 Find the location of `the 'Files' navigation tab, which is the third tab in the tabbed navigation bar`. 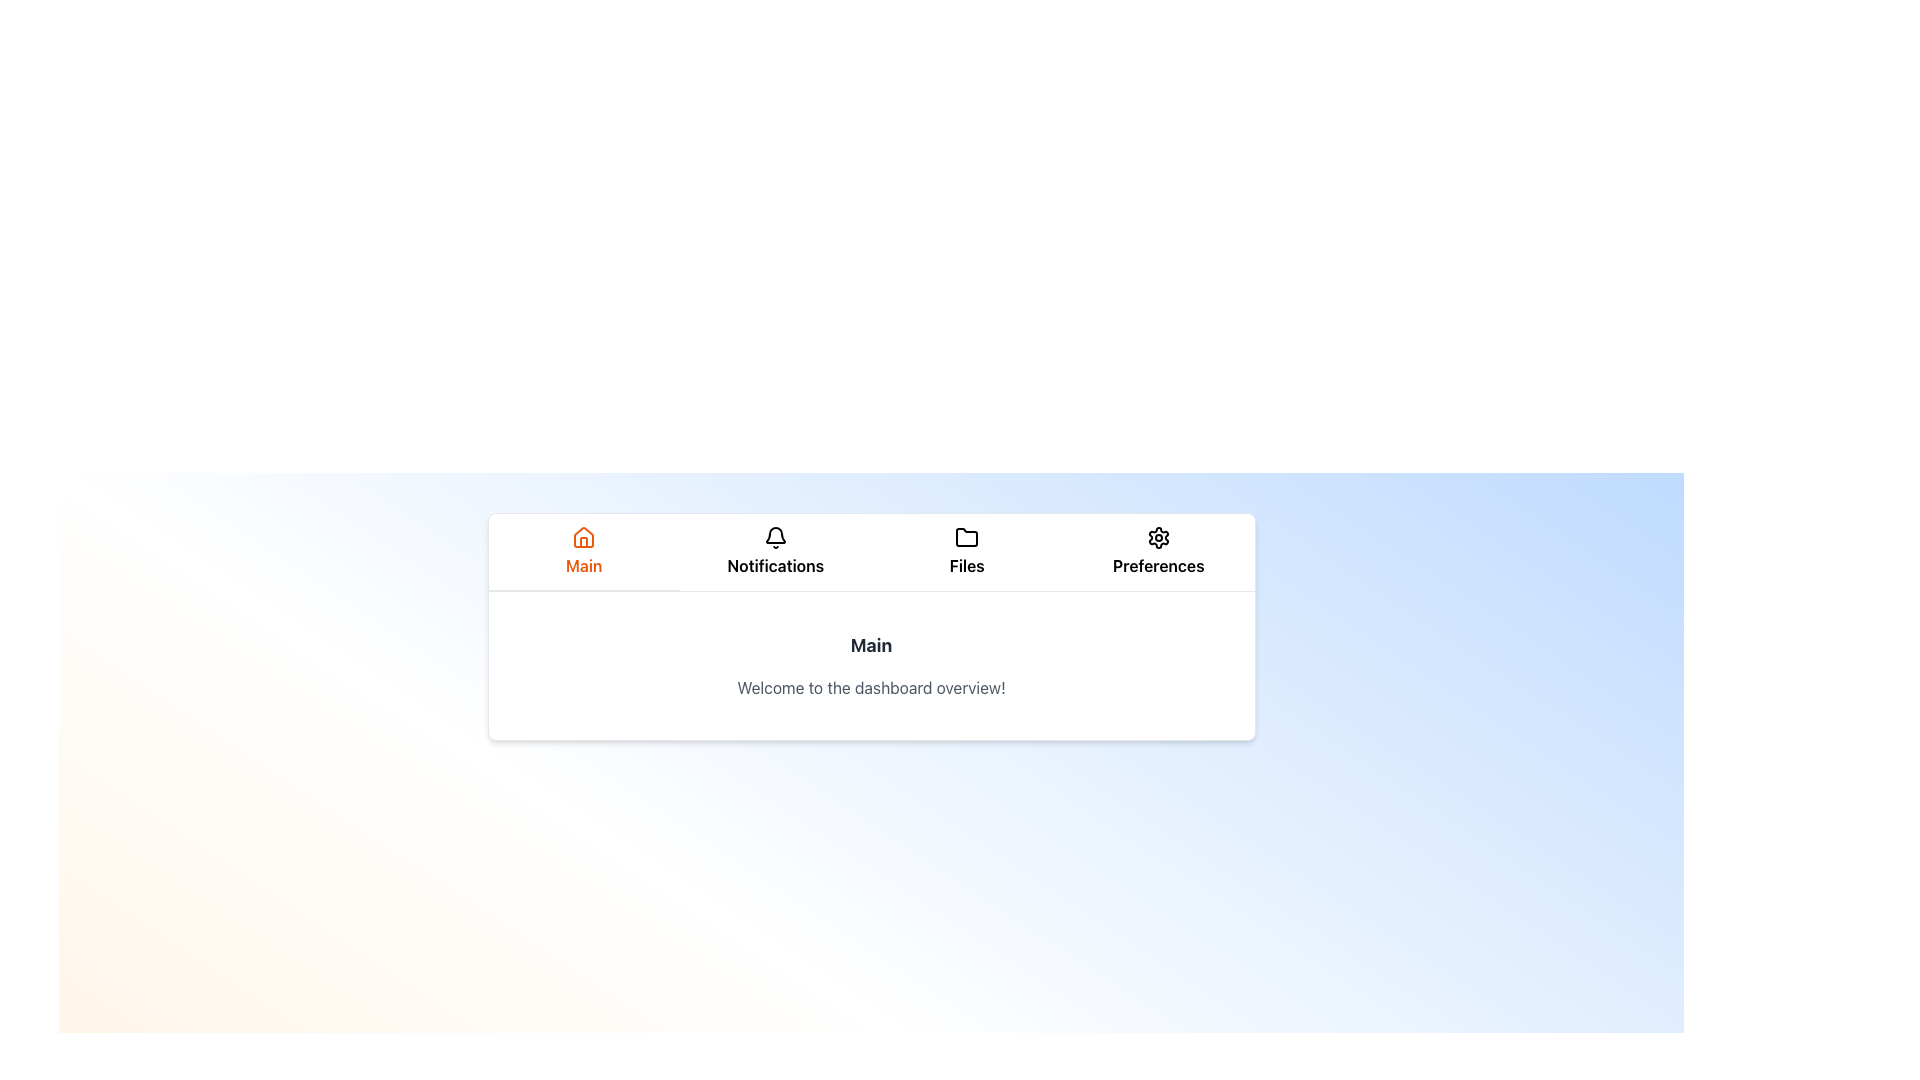

the 'Files' navigation tab, which is the third tab in the tabbed navigation bar is located at coordinates (967, 552).